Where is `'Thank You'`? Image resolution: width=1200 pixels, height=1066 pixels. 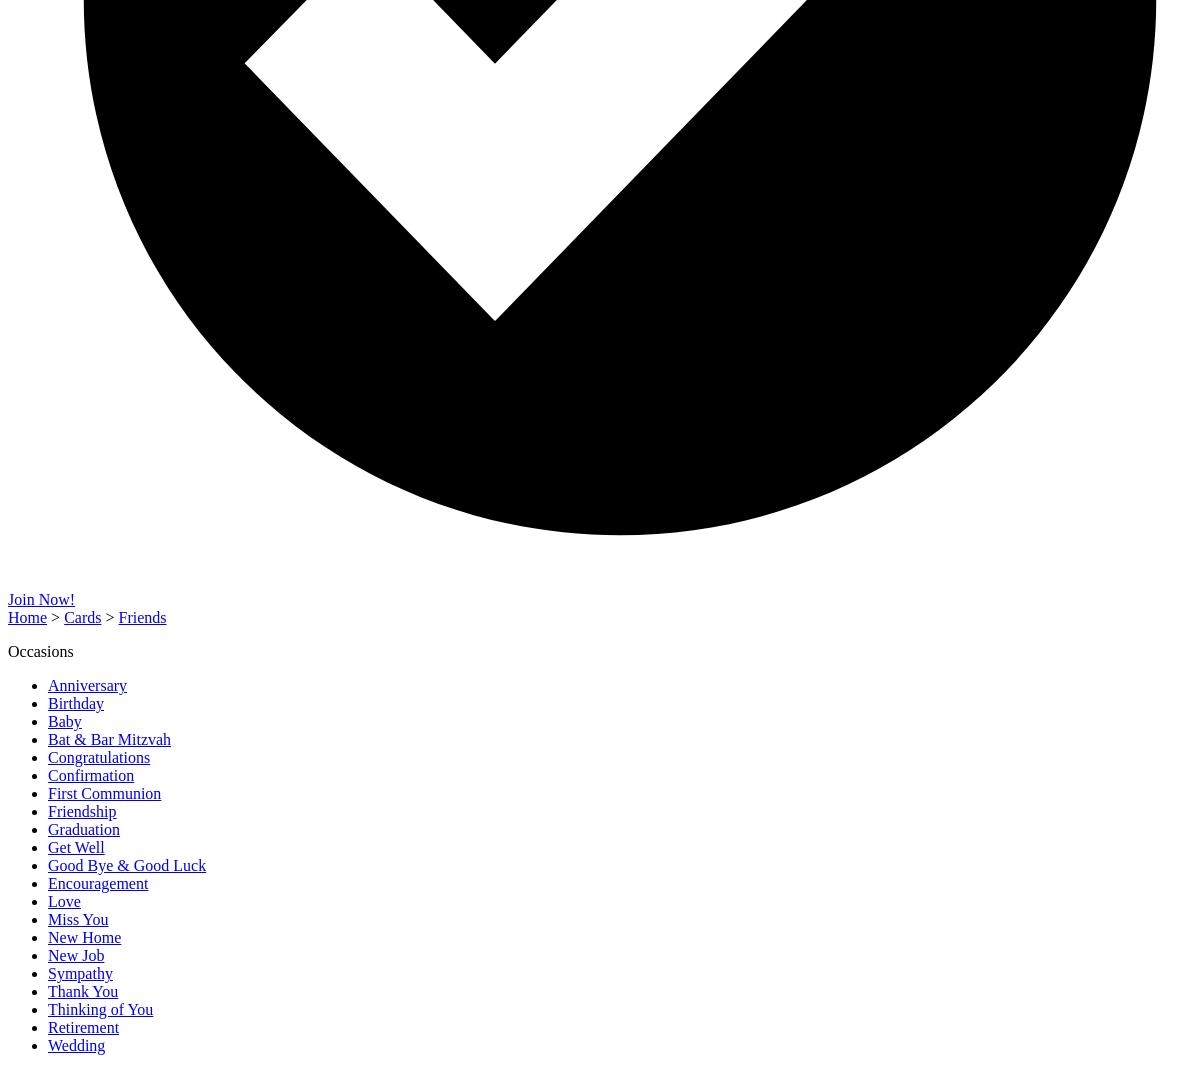 'Thank You' is located at coordinates (83, 991).